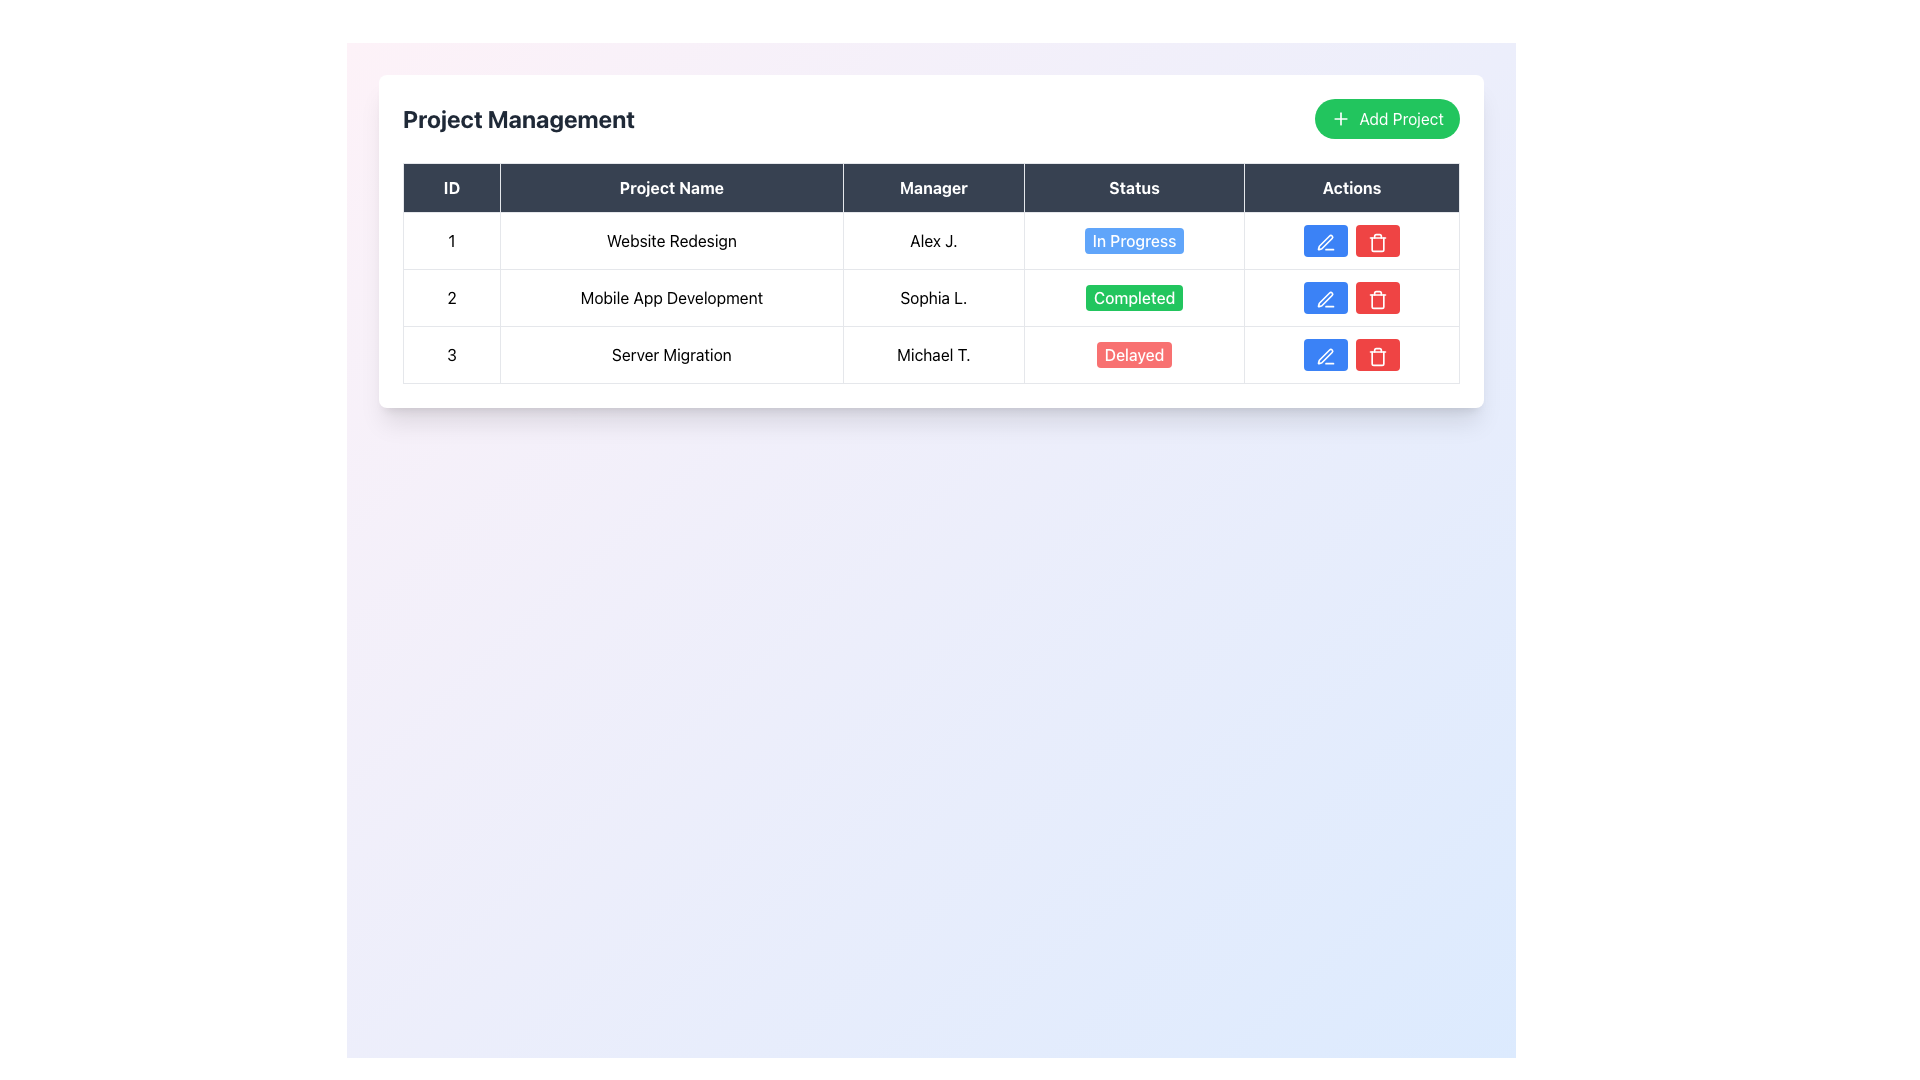 This screenshot has width=1920, height=1080. Describe the element at coordinates (450, 188) in the screenshot. I see `the text label 'ID' in the header row of the data table, which is styled with a dark background and white font, located on the far left of the row` at that location.